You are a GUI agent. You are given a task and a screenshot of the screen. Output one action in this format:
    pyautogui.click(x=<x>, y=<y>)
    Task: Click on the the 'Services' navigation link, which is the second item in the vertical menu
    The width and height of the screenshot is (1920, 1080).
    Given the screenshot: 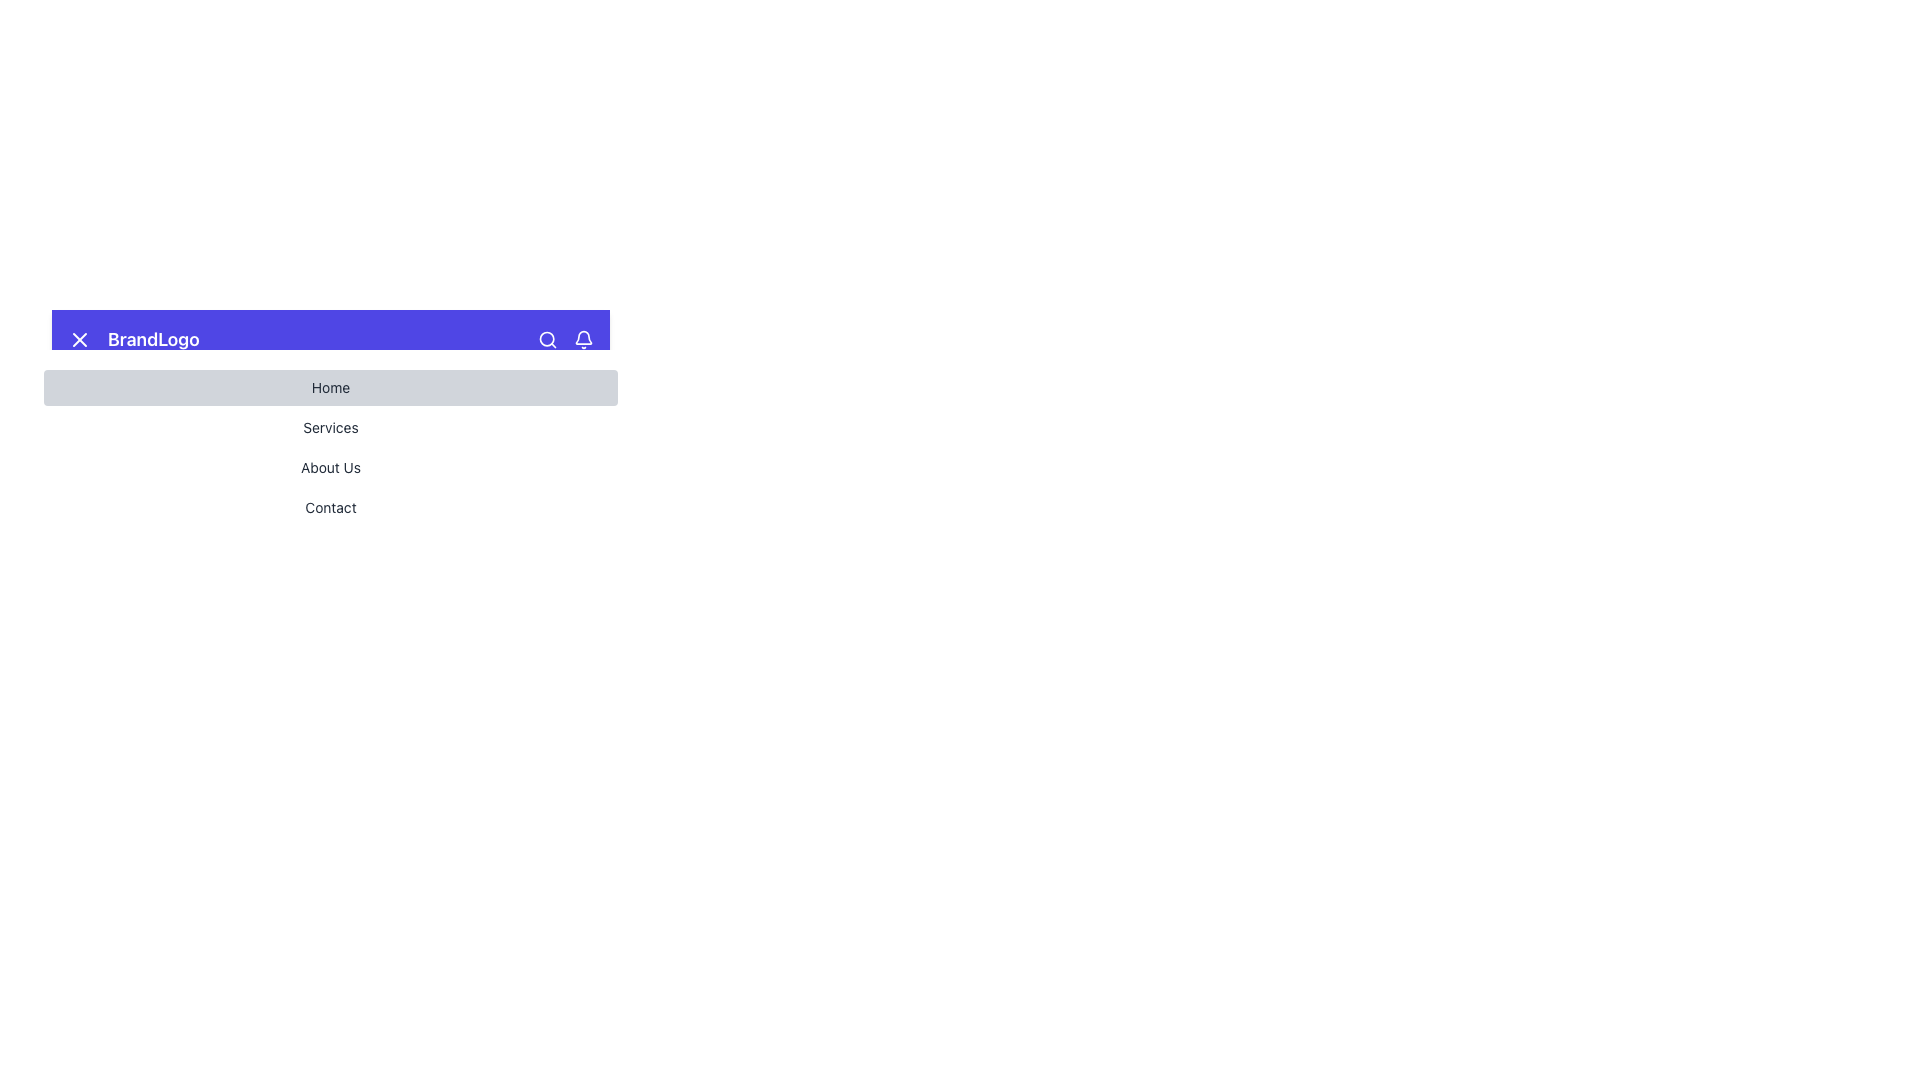 What is the action you would take?
    pyautogui.click(x=331, y=427)
    